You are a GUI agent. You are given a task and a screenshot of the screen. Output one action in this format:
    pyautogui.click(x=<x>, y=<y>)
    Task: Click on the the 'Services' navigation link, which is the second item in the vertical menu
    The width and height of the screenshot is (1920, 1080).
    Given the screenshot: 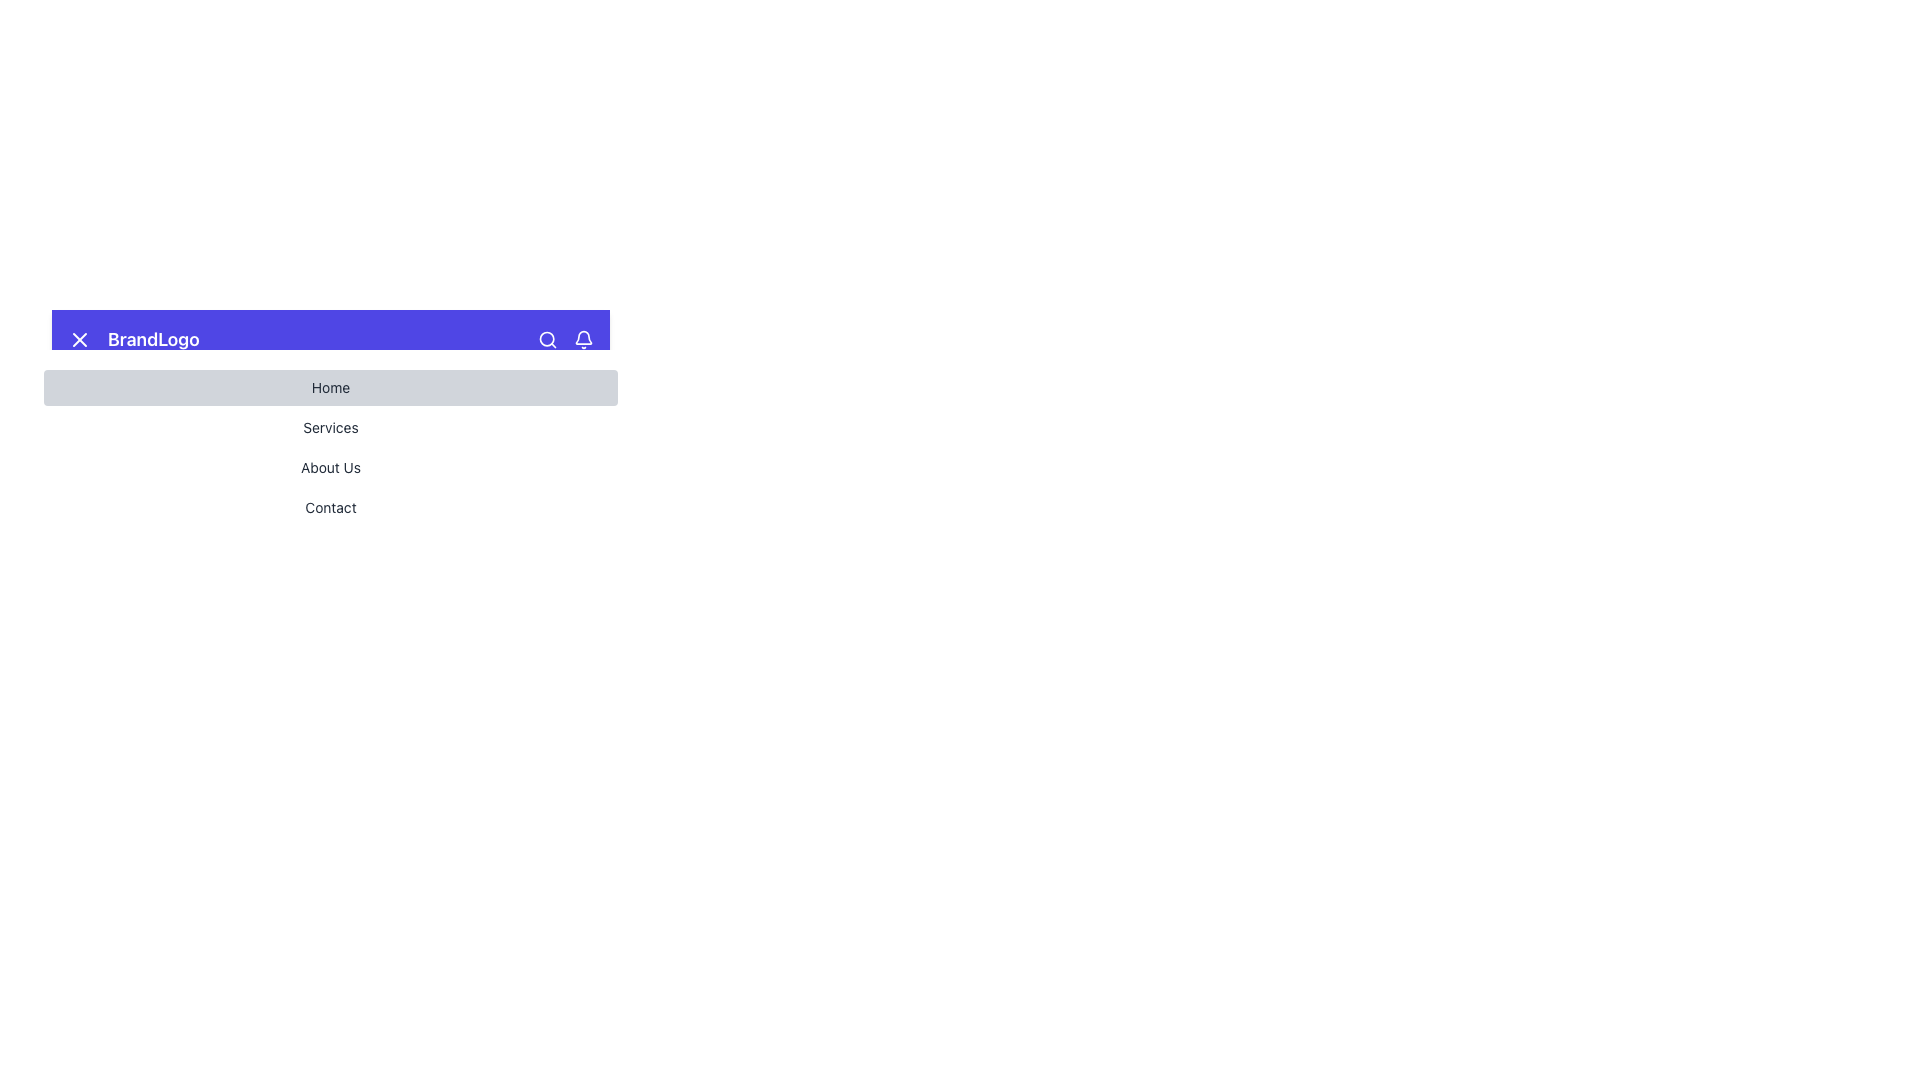 What is the action you would take?
    pyautogui.click(x=331, y=427)
    